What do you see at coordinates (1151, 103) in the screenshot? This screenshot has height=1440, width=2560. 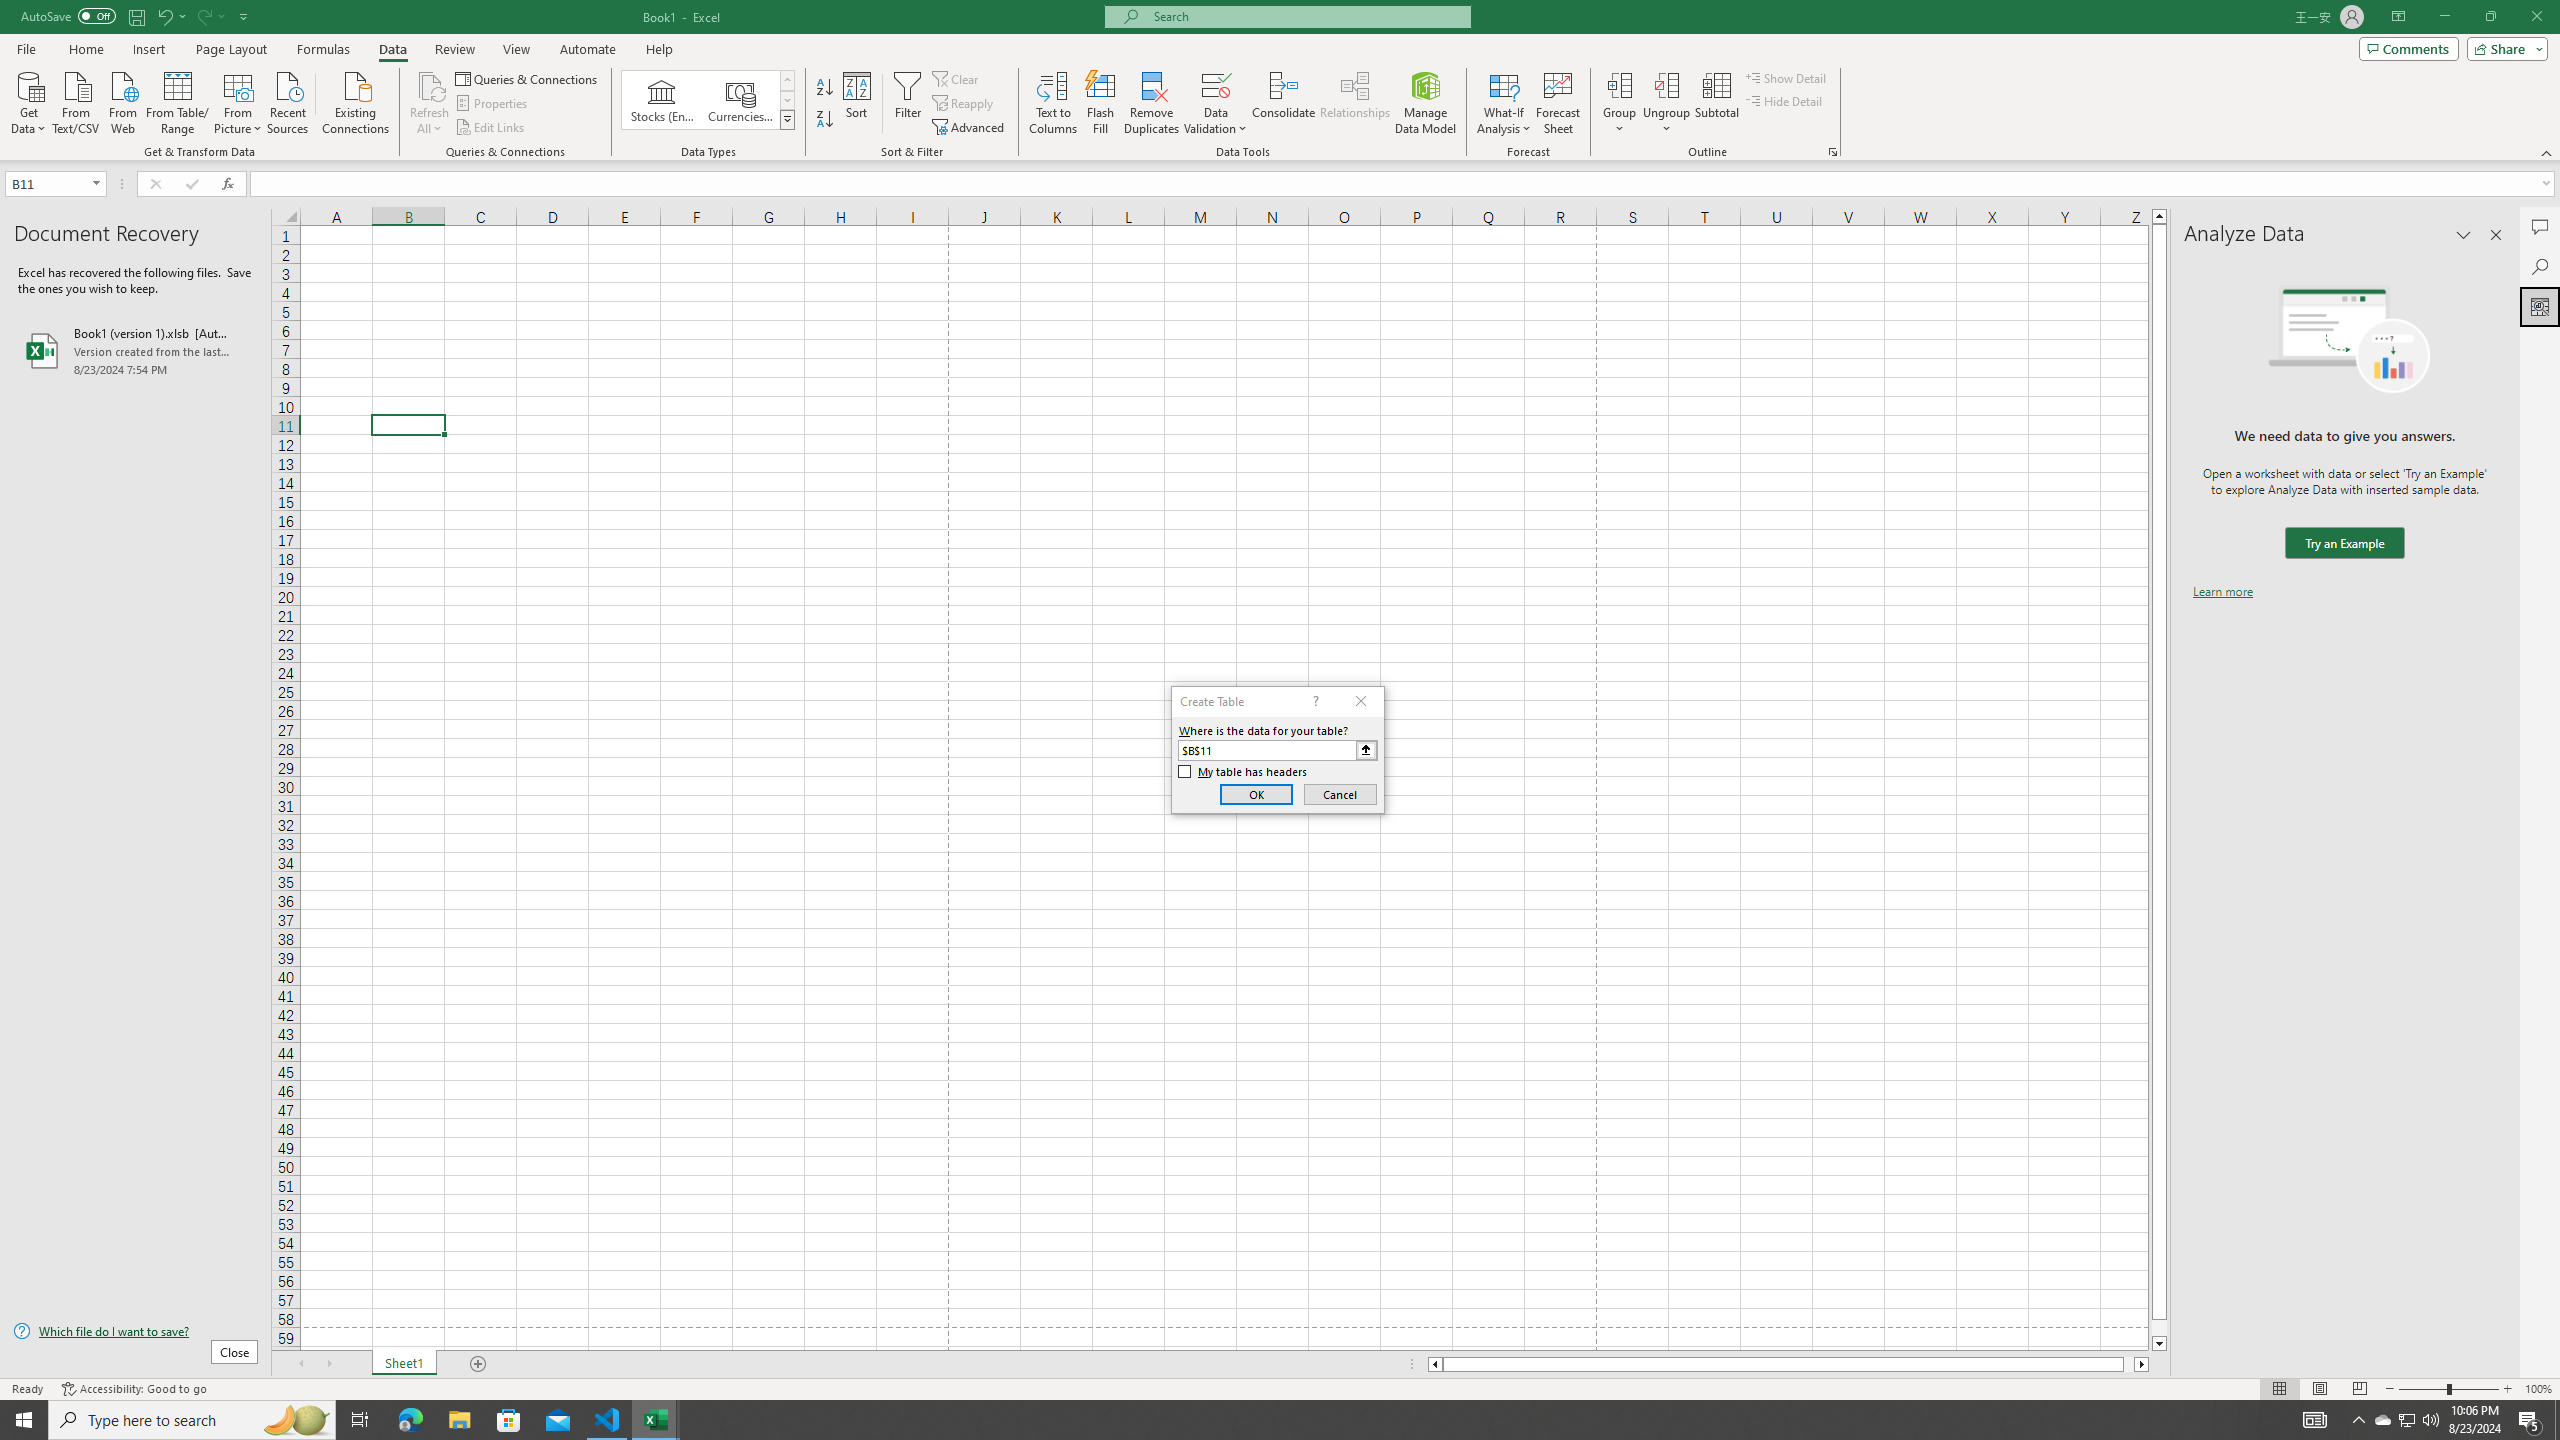 I see `'Remove Duplicates'` at bounding box center [1151, 103].